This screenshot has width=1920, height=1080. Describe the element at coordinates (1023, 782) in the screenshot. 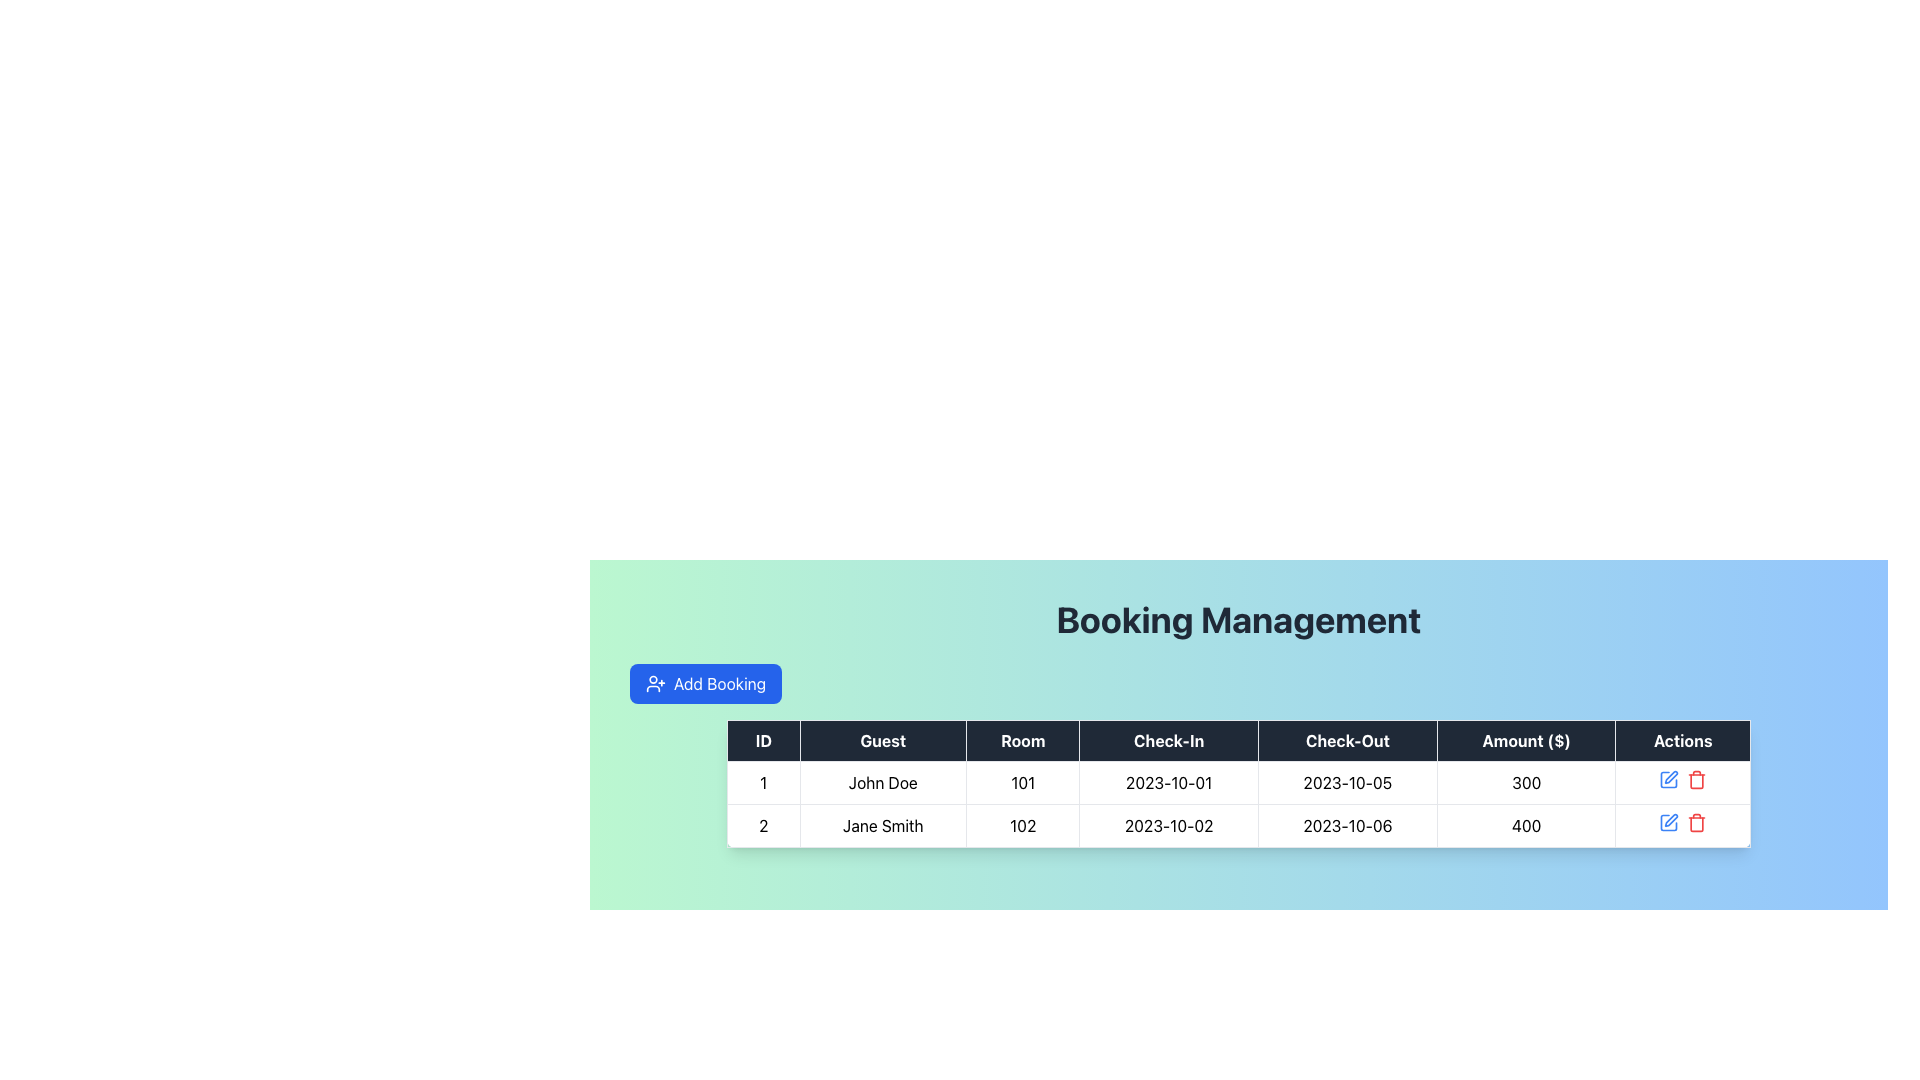

I see `the room number text in the booking management table, located in the third cell of the first row under the 'Room' header` at that location.